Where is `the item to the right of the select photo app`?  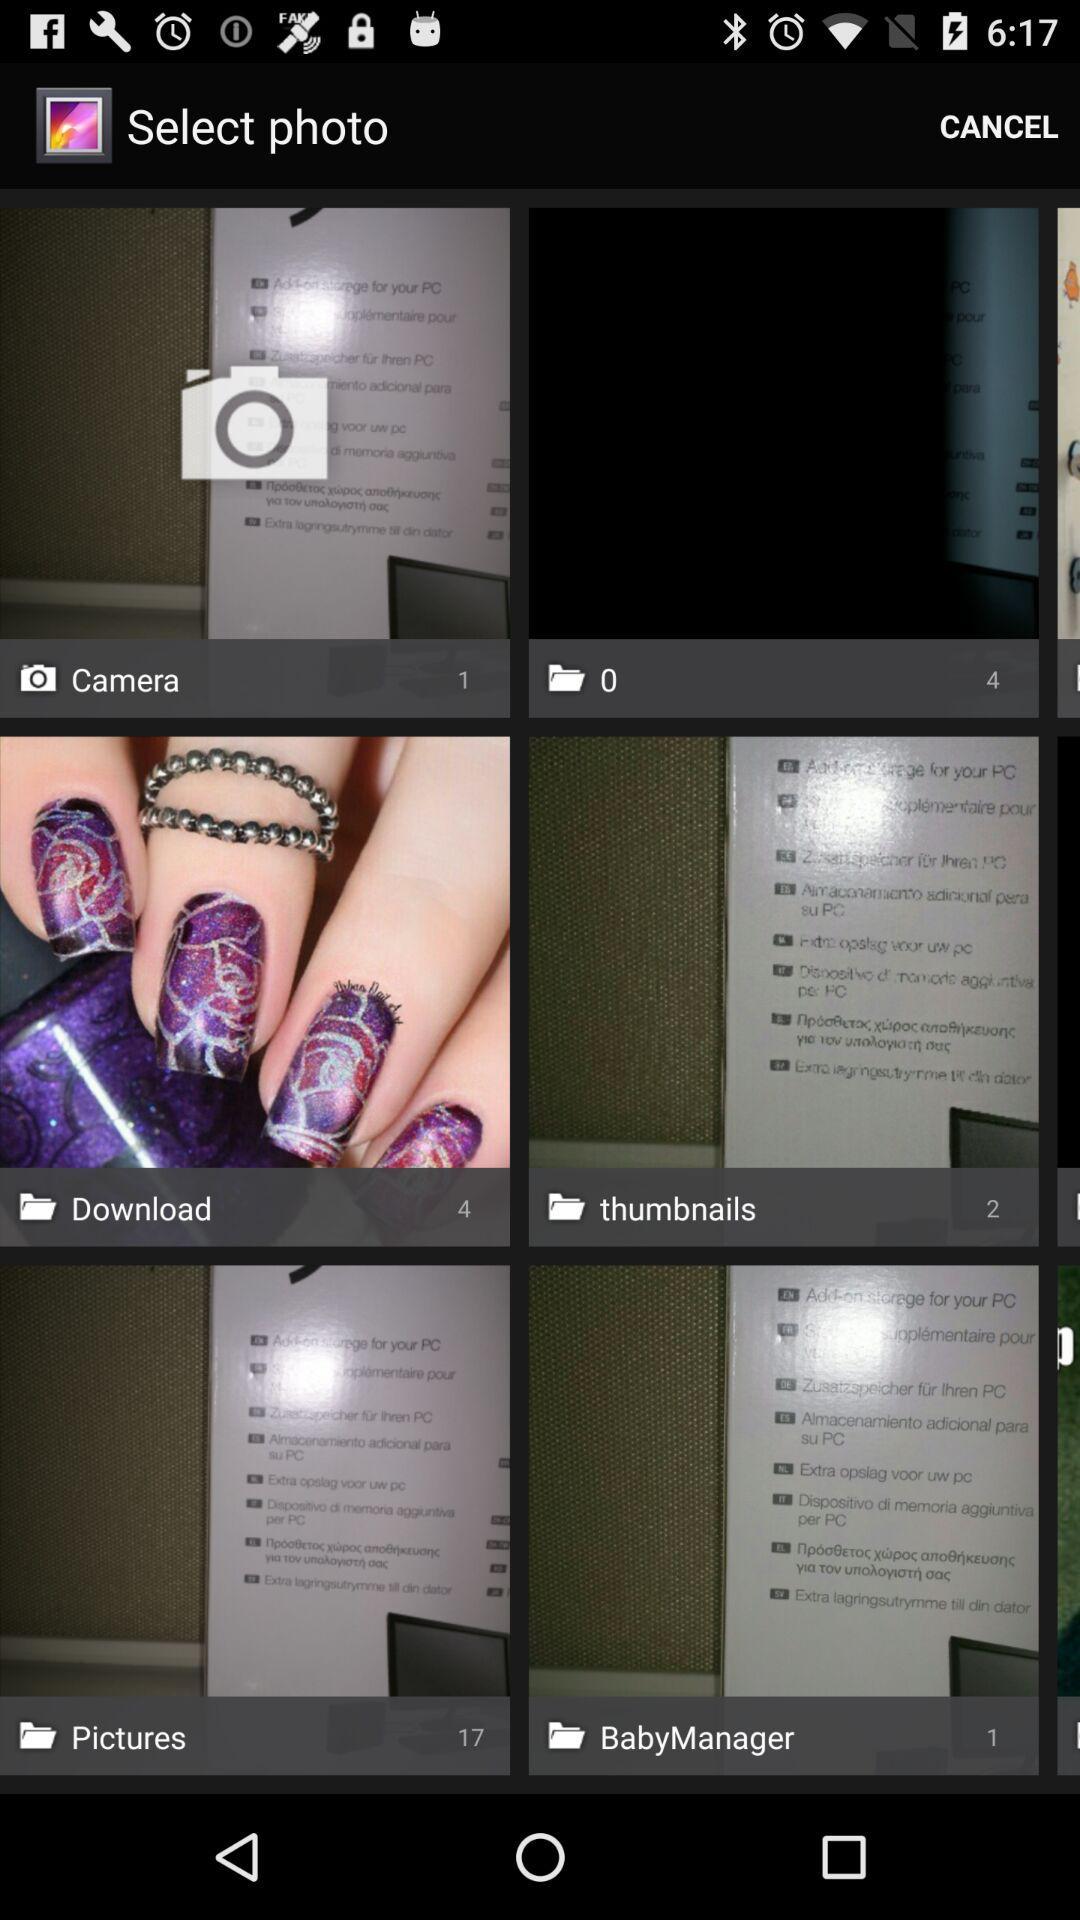 the item to the right of the select photo app is located at coordinates (999, 124).